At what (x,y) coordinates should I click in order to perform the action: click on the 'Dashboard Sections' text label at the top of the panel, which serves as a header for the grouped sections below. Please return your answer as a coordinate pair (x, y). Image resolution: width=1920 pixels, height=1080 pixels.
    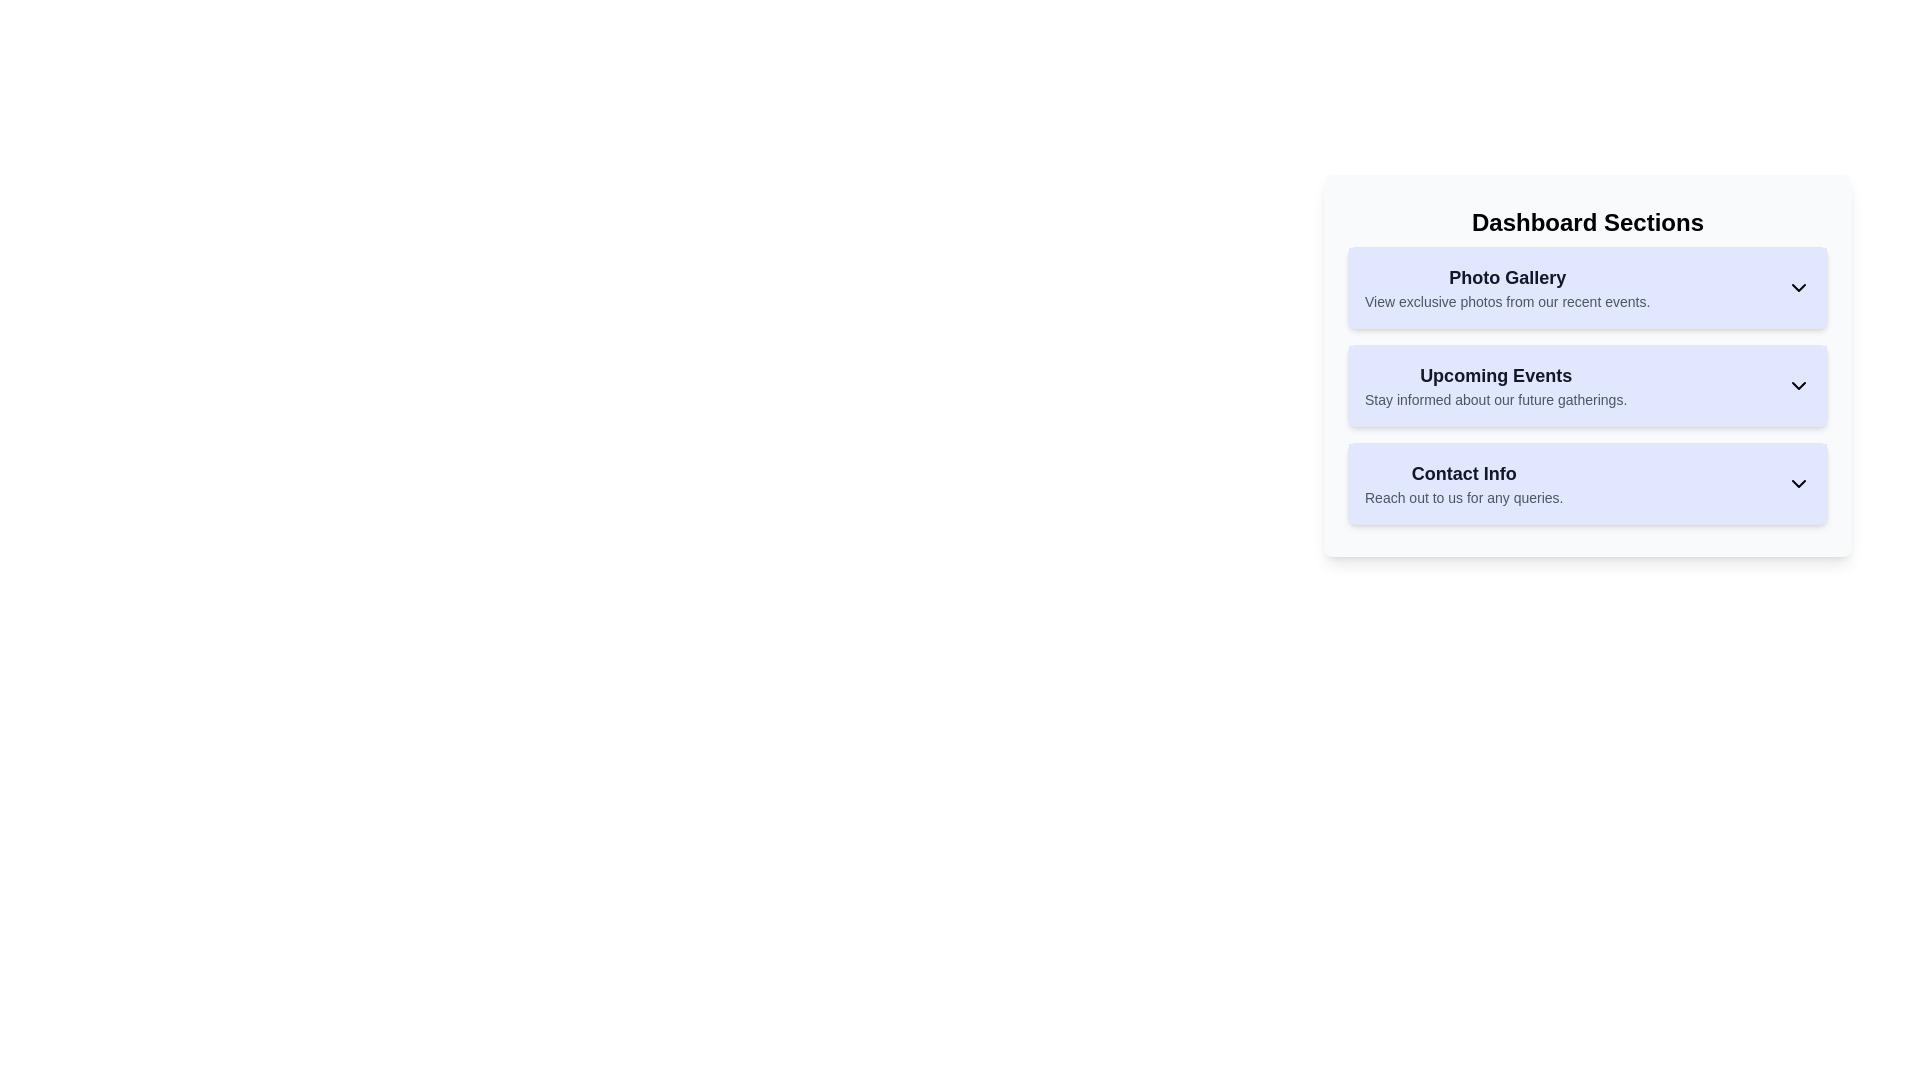
    Looking at the image, I should click on (1587, 223).